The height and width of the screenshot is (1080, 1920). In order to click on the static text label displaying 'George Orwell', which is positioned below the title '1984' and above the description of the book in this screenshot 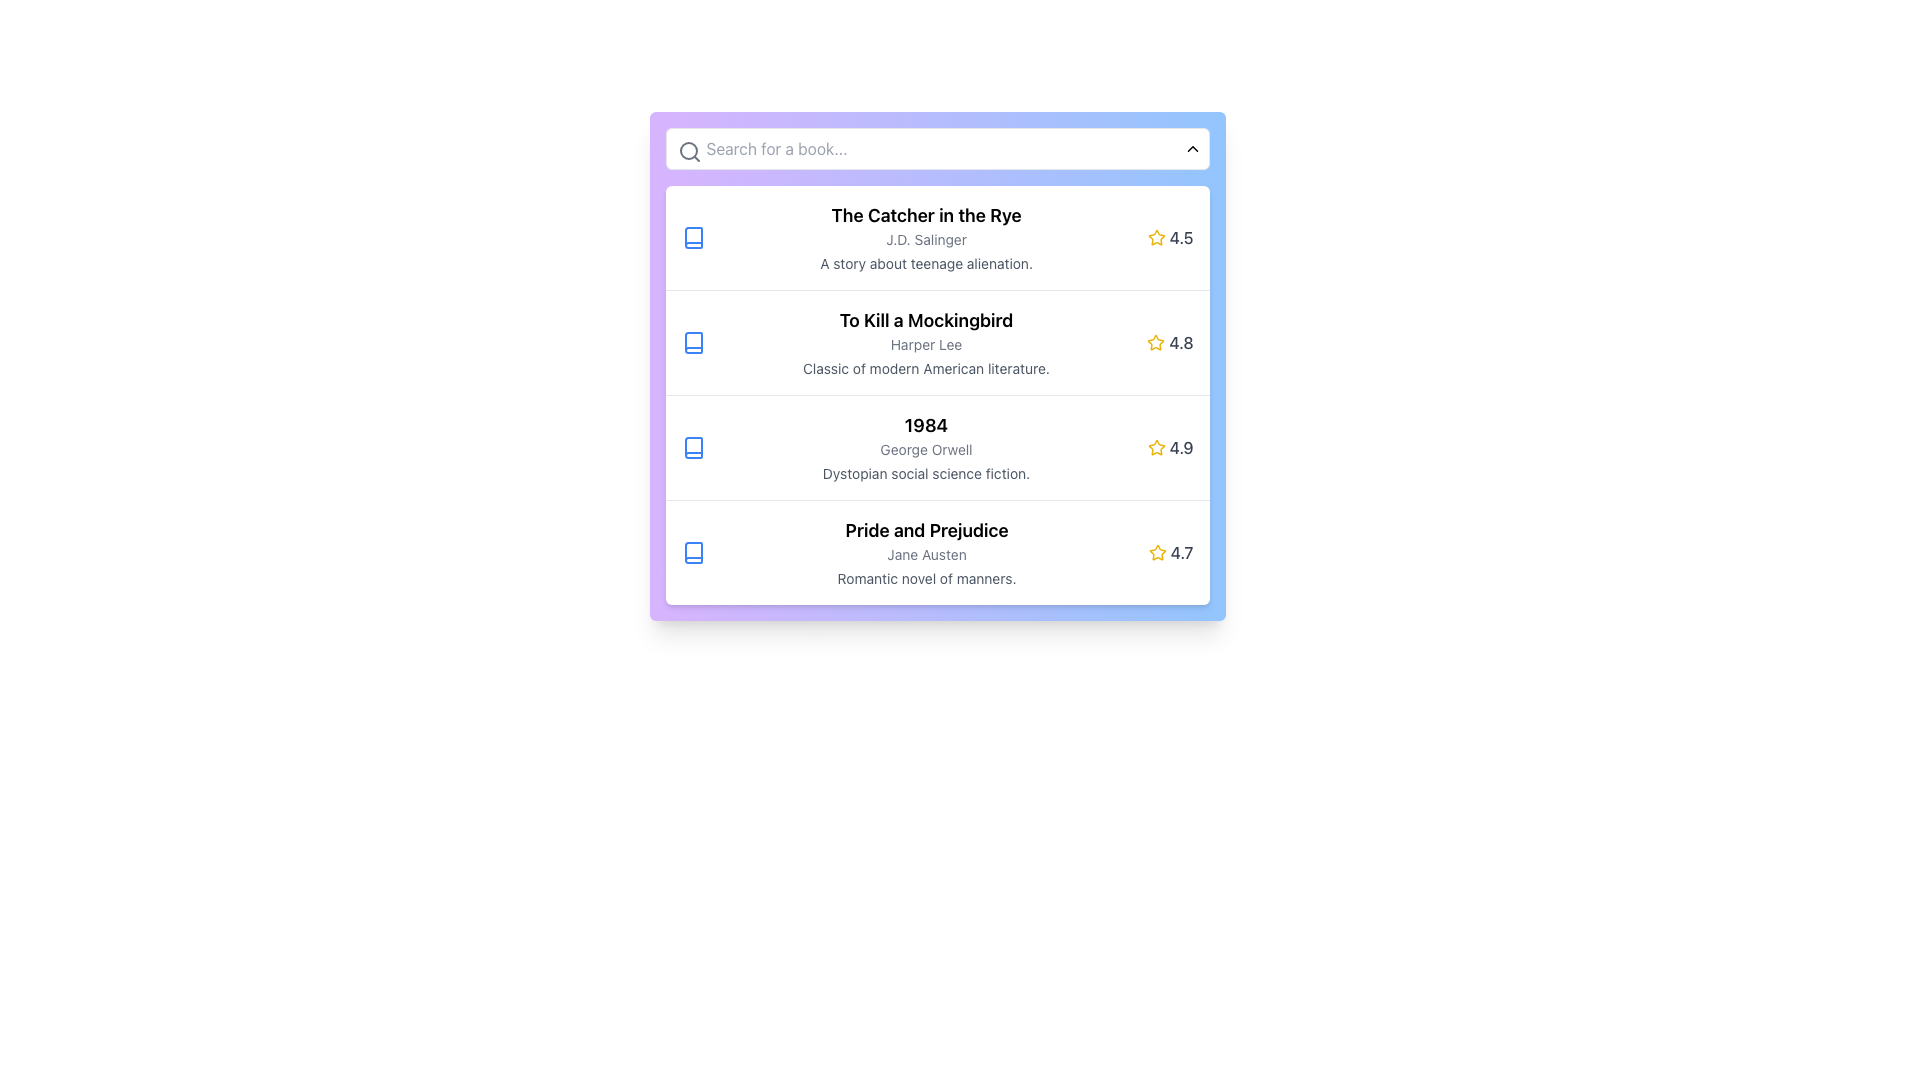, I will do `click(925, 450)`.